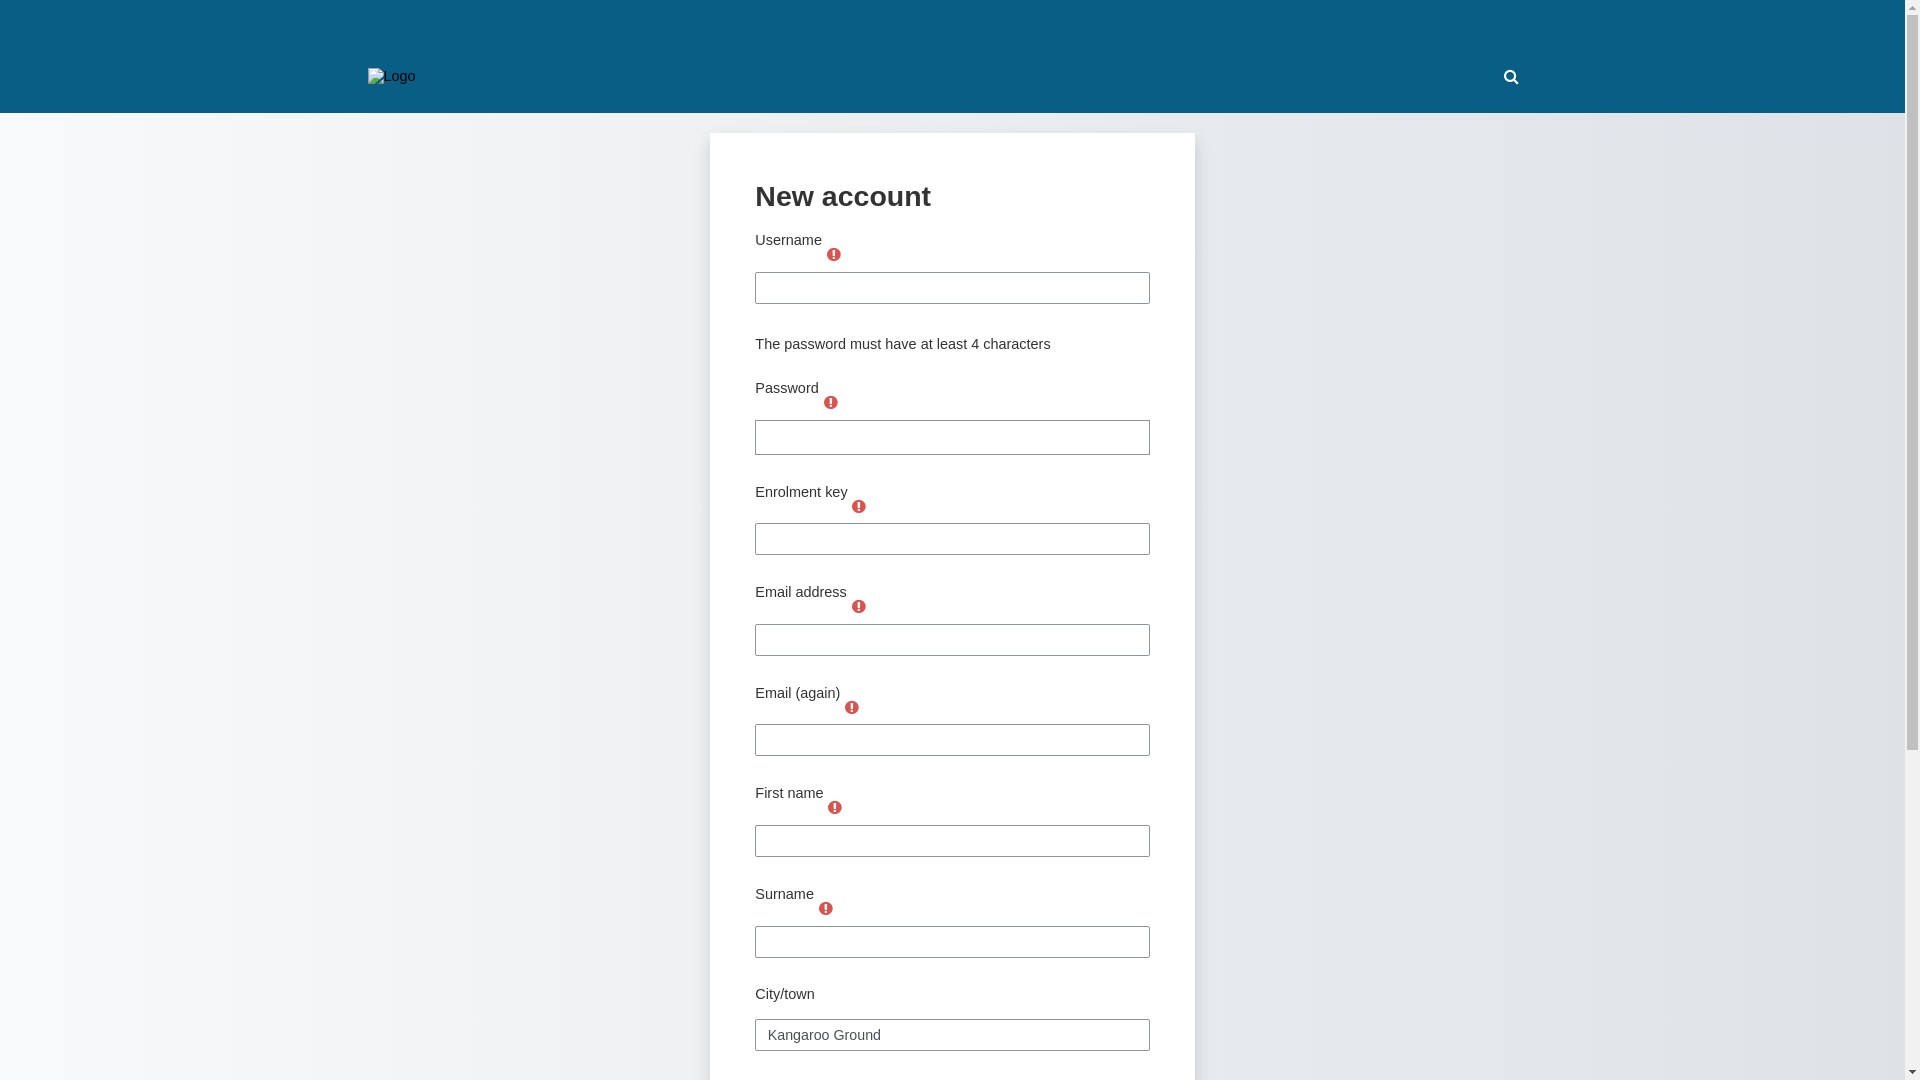  I want to click on 'Required', so click(834, 253).